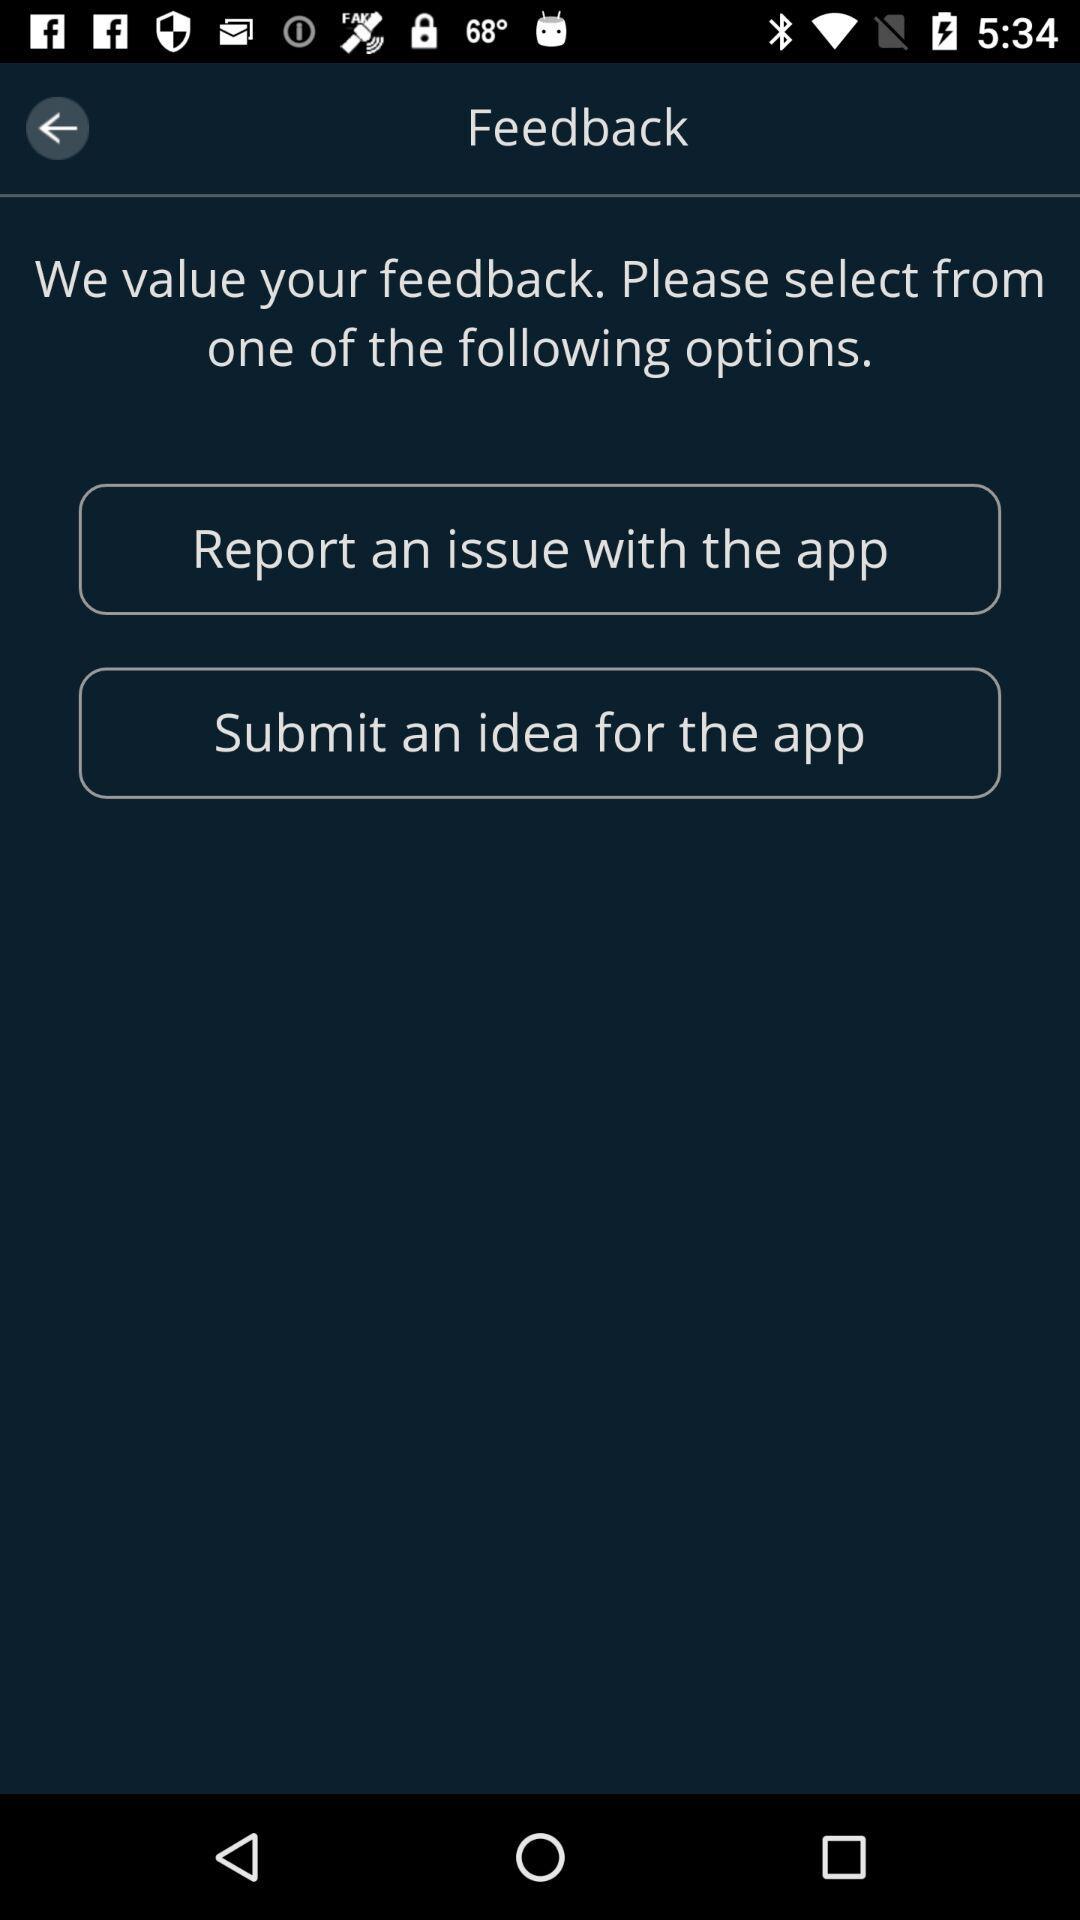 The height and width of the screenshot is (1920, 1080). I want to click on the arrow_backward icon, so click(56, 127).